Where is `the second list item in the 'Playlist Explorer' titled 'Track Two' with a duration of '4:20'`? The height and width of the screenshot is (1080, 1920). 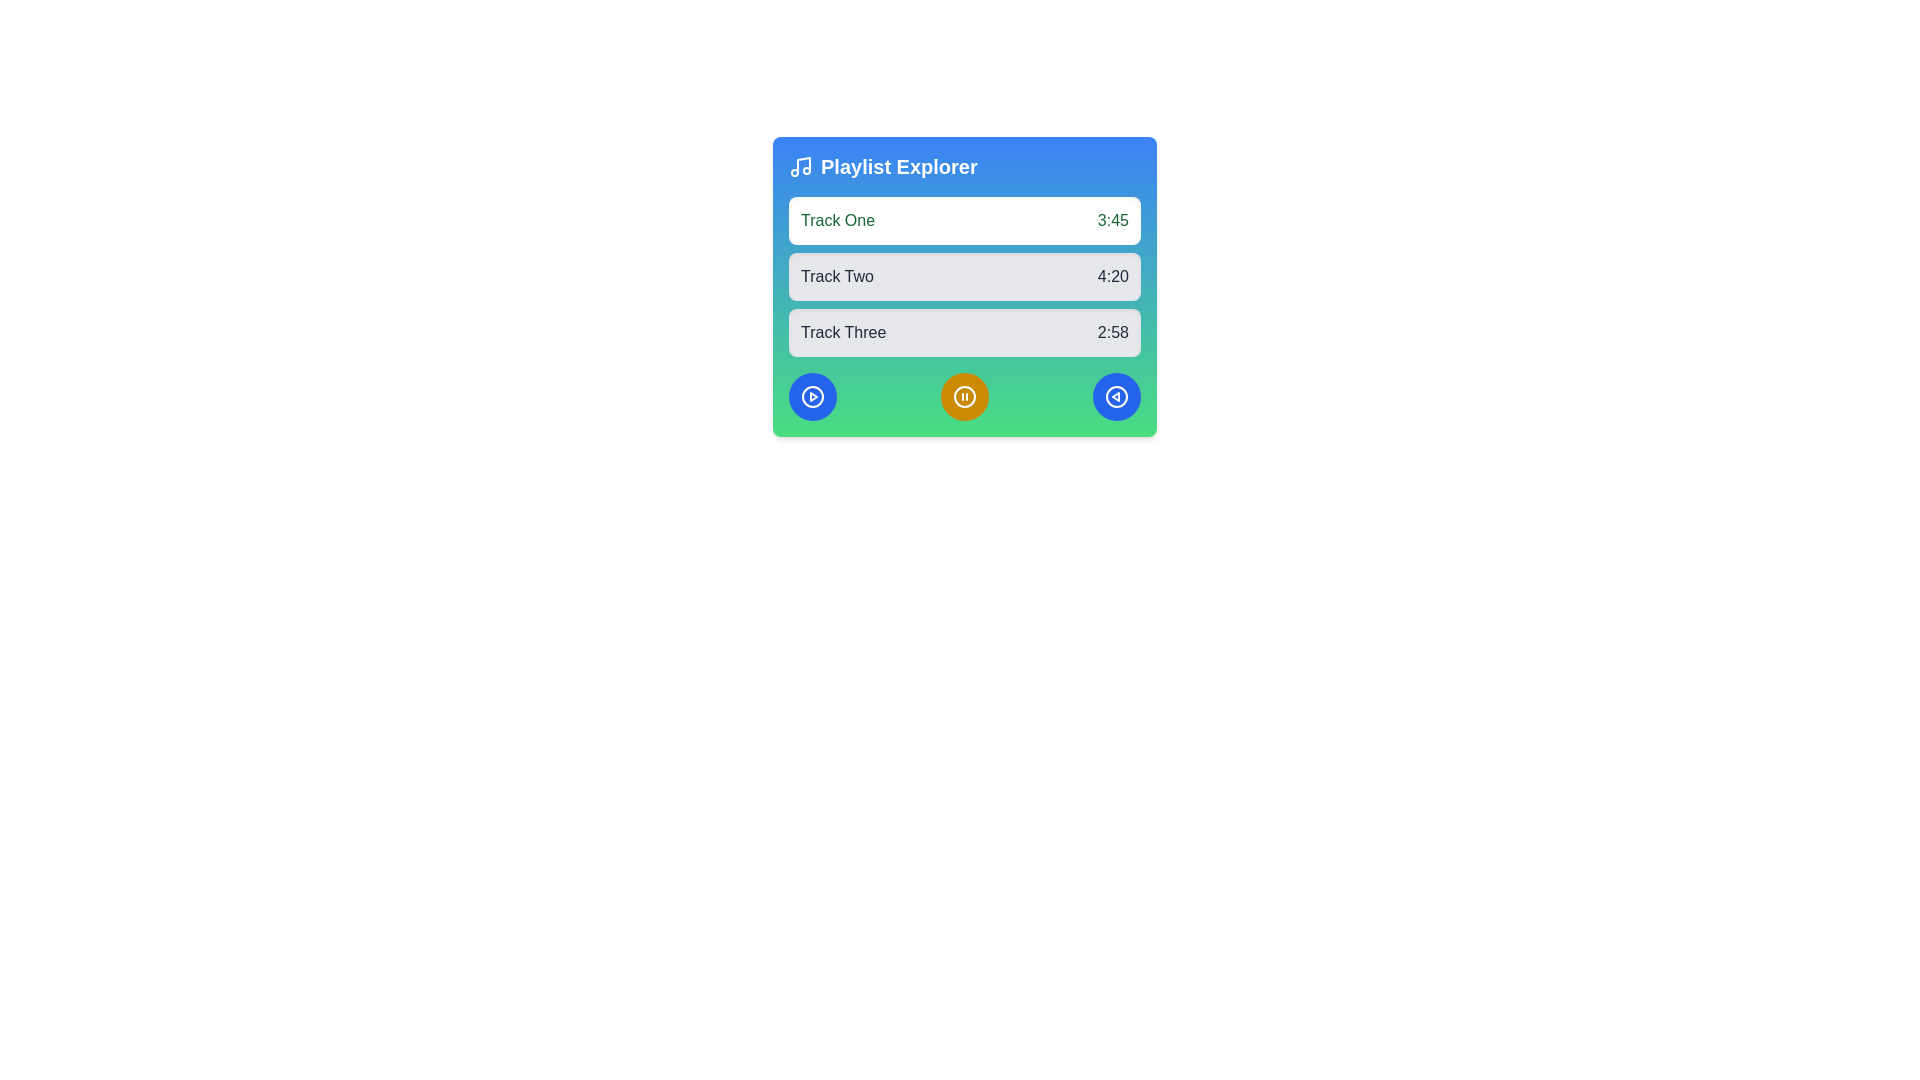
the second list item in the 'Playlist Explorer' titled 'Track Two' with a duration of '4:20' is located at coordinates (964, 277).